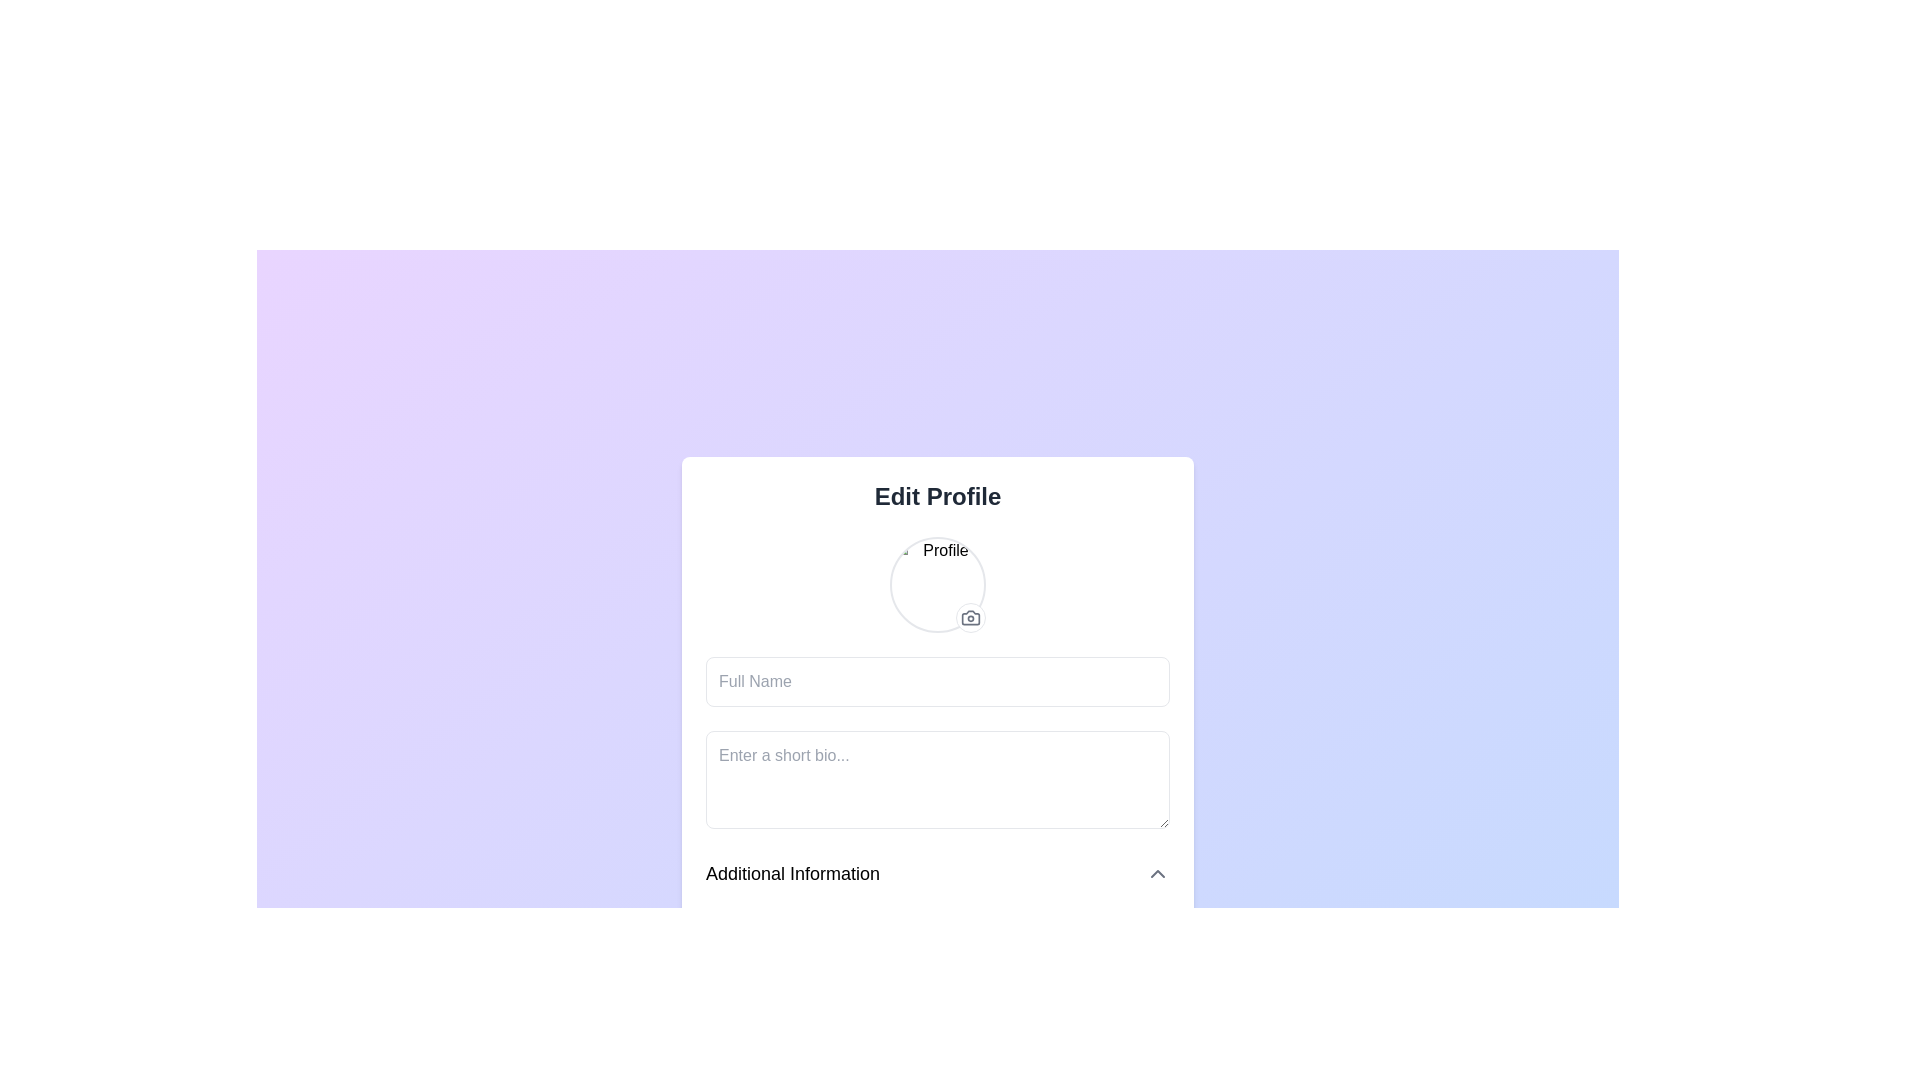  Describe the element at coordinates (970, 616) in the screenshot. I see `the SVG camera icon located at the bottom-right of the circular profile image placeholder in the 'Edit Profile' section` at that location.